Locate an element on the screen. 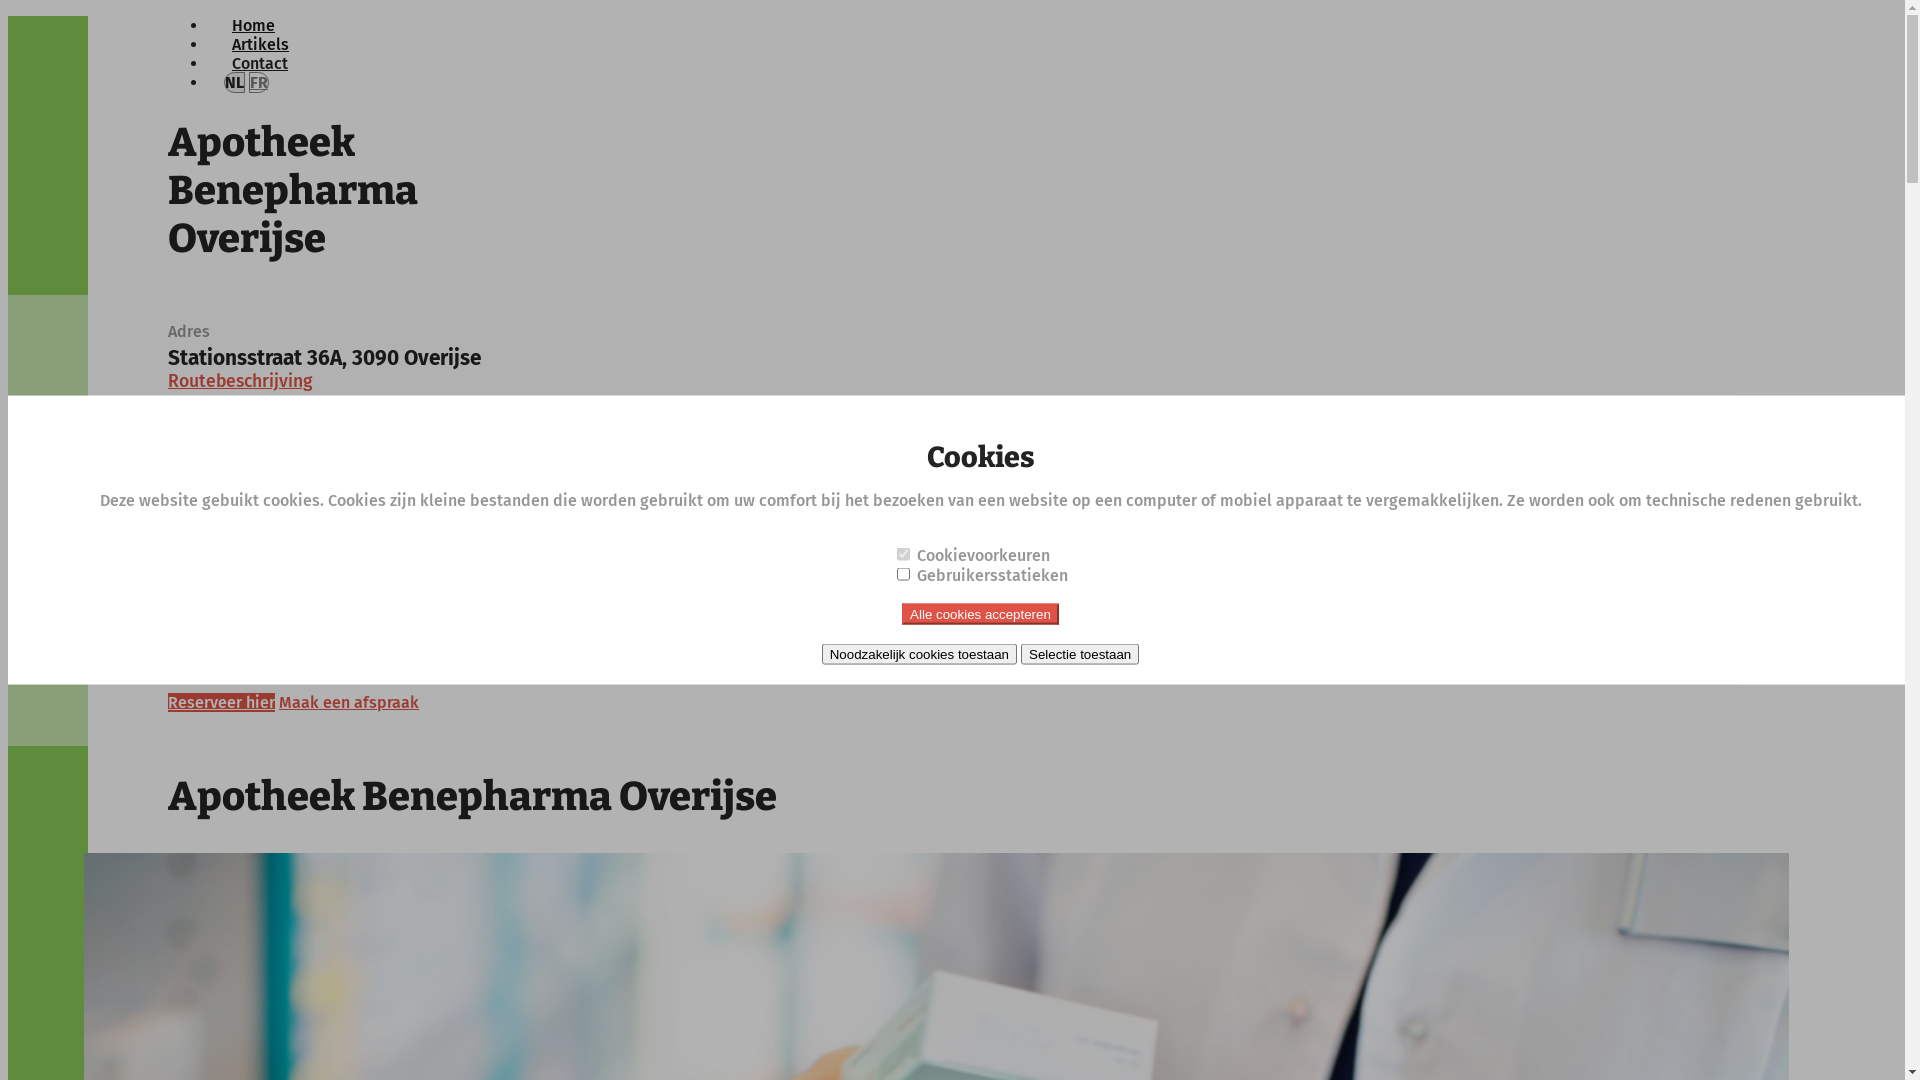 Image resolution: width=1920 pixels, height=1080 pixels. 'Contact' is located at coordinates (258, 62).